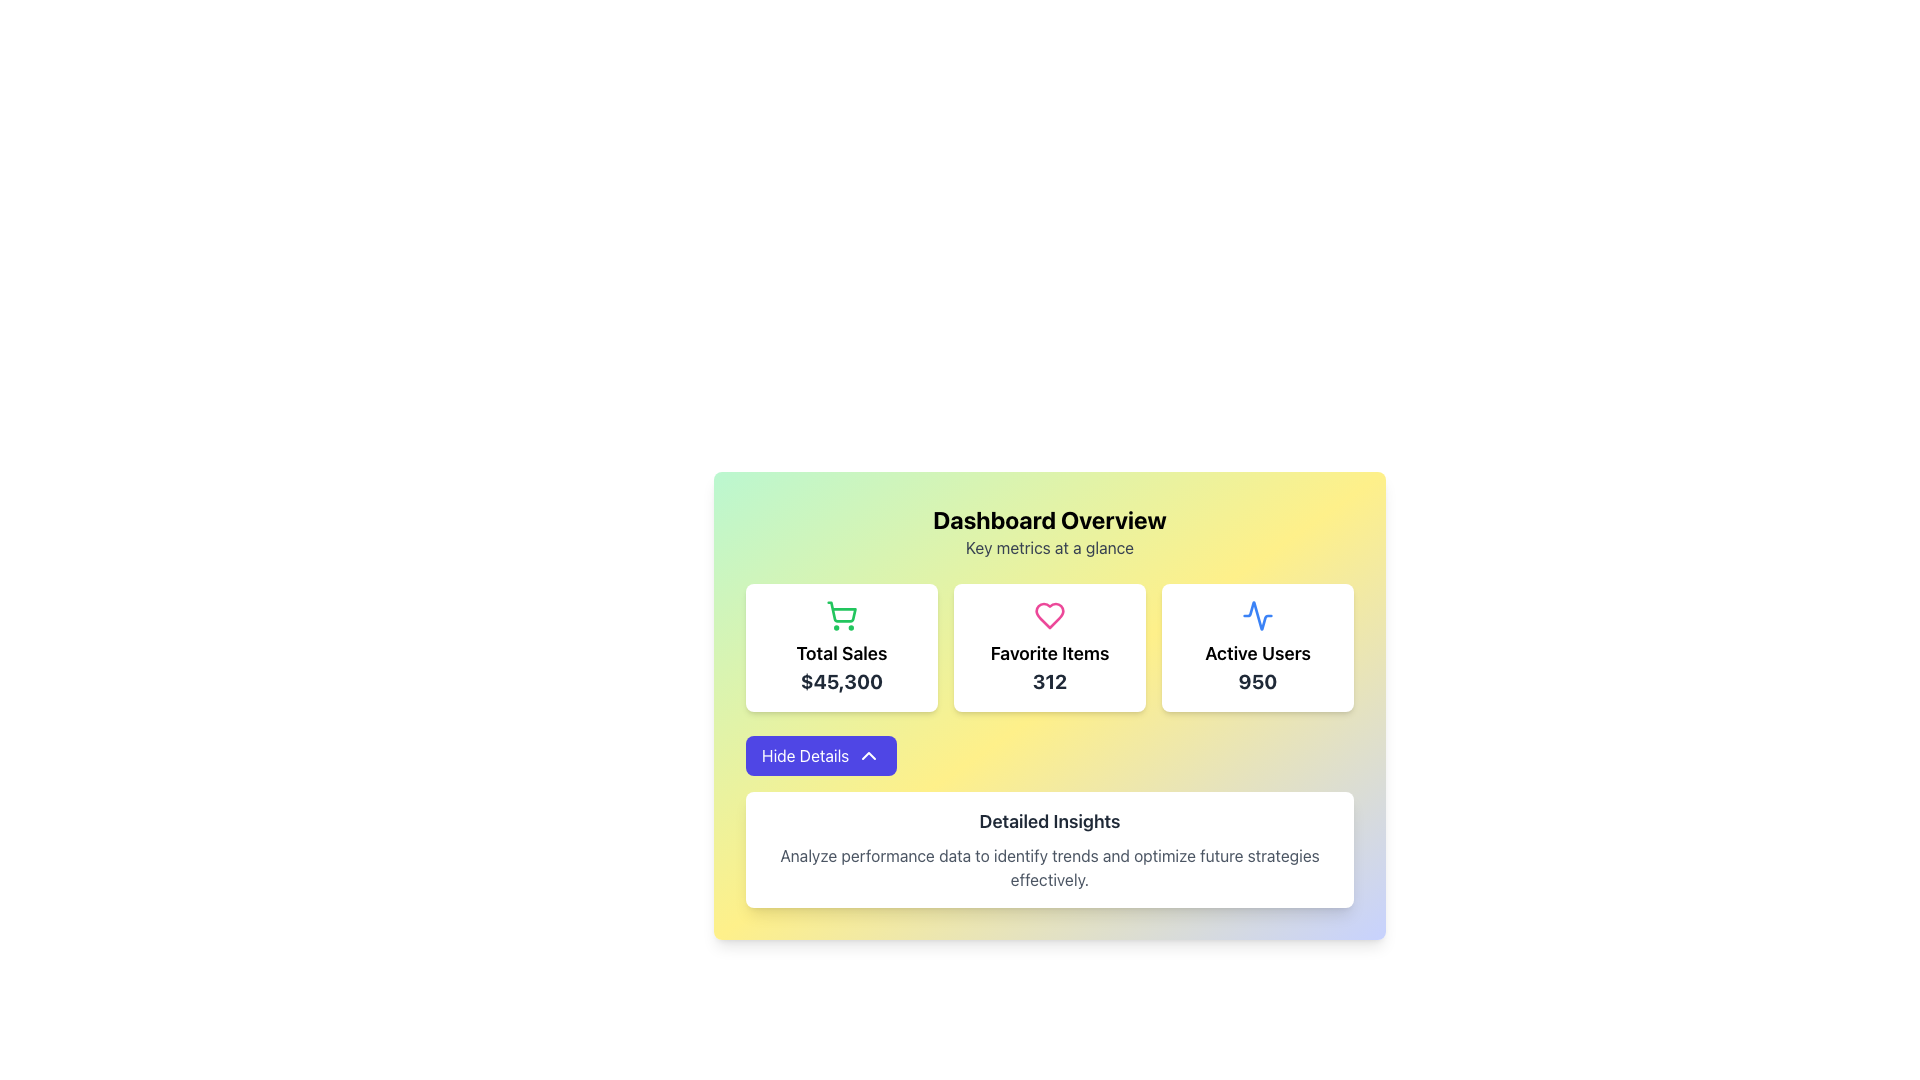  What do you see at coordinates (1049, 519) in the screenshot?
I see `the prominent heading Text Label that indicates an overview of dashboard metrics, located at the top central area of the card-like section` at bounding box center [1049, 519].